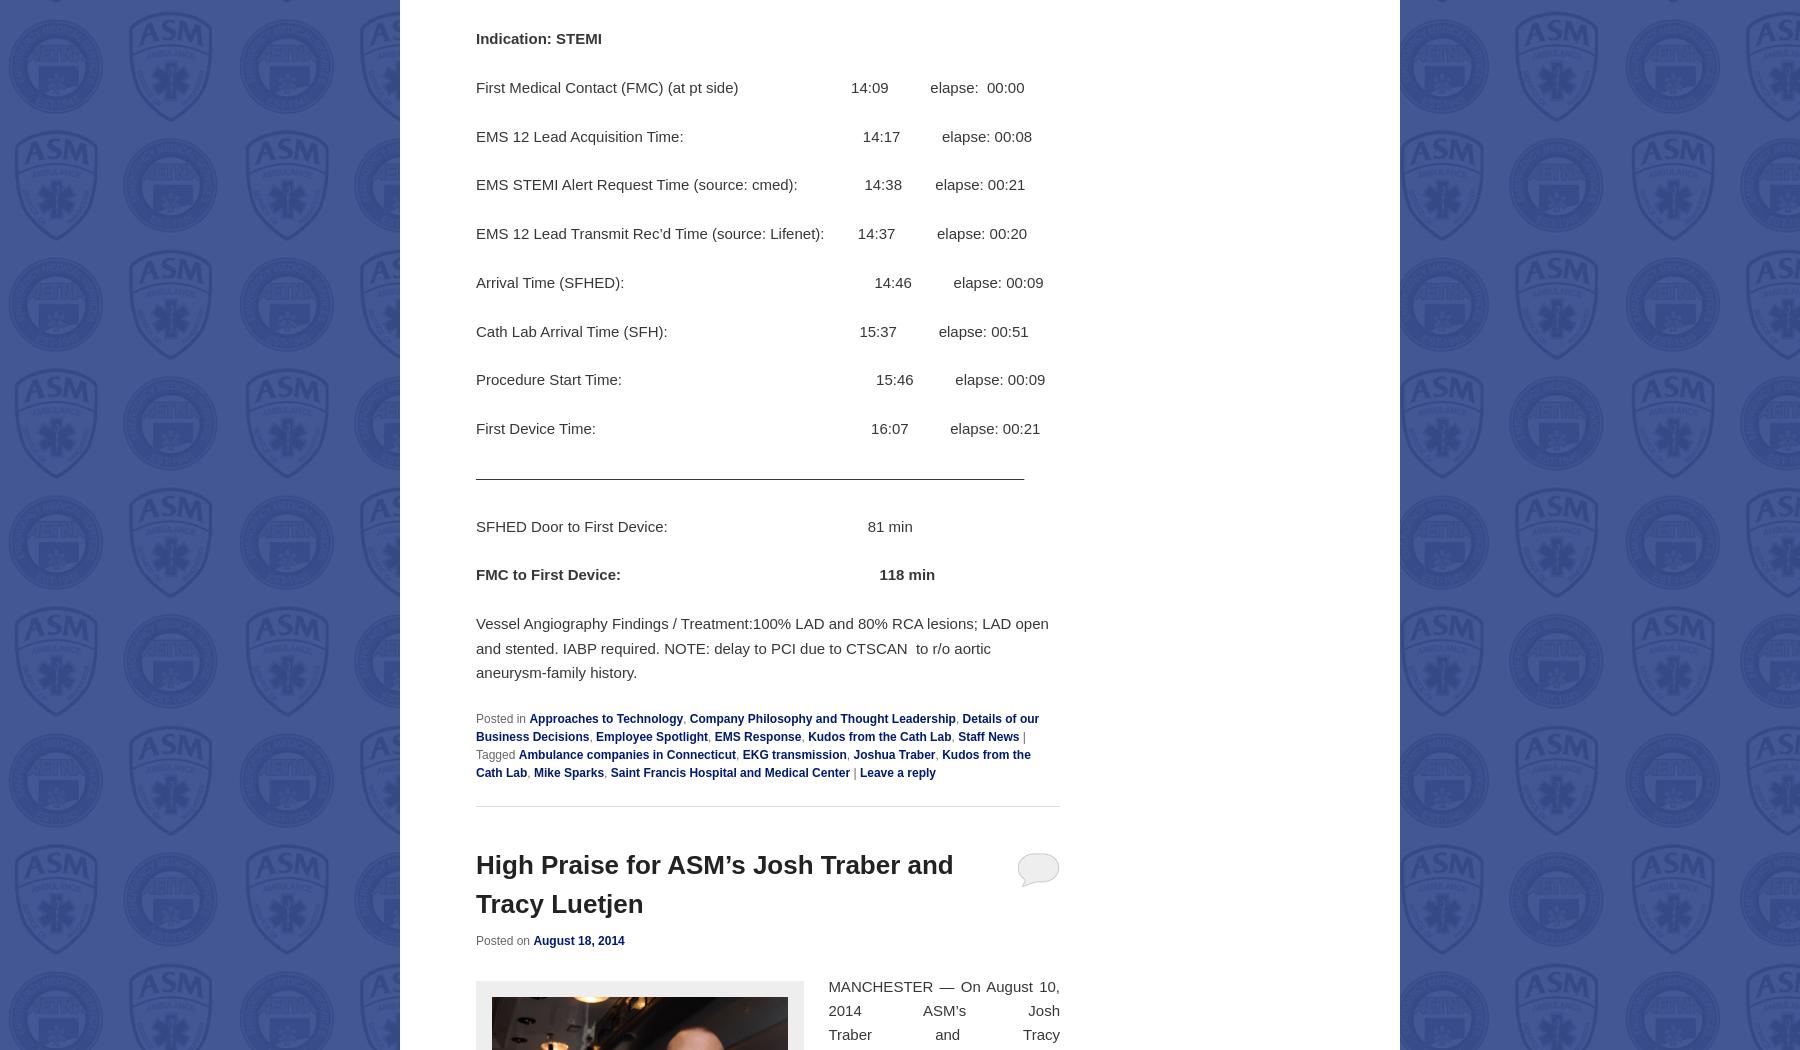 Image resolution: width=1800 pixels, height=1050 pixels. What do you see at coordinates (474, 134) in the screenshot?
I see `'EMS 12 Lead Acquisition Time:                                           14:17          elapse: 00:08'` at bounding box center [474, 134].